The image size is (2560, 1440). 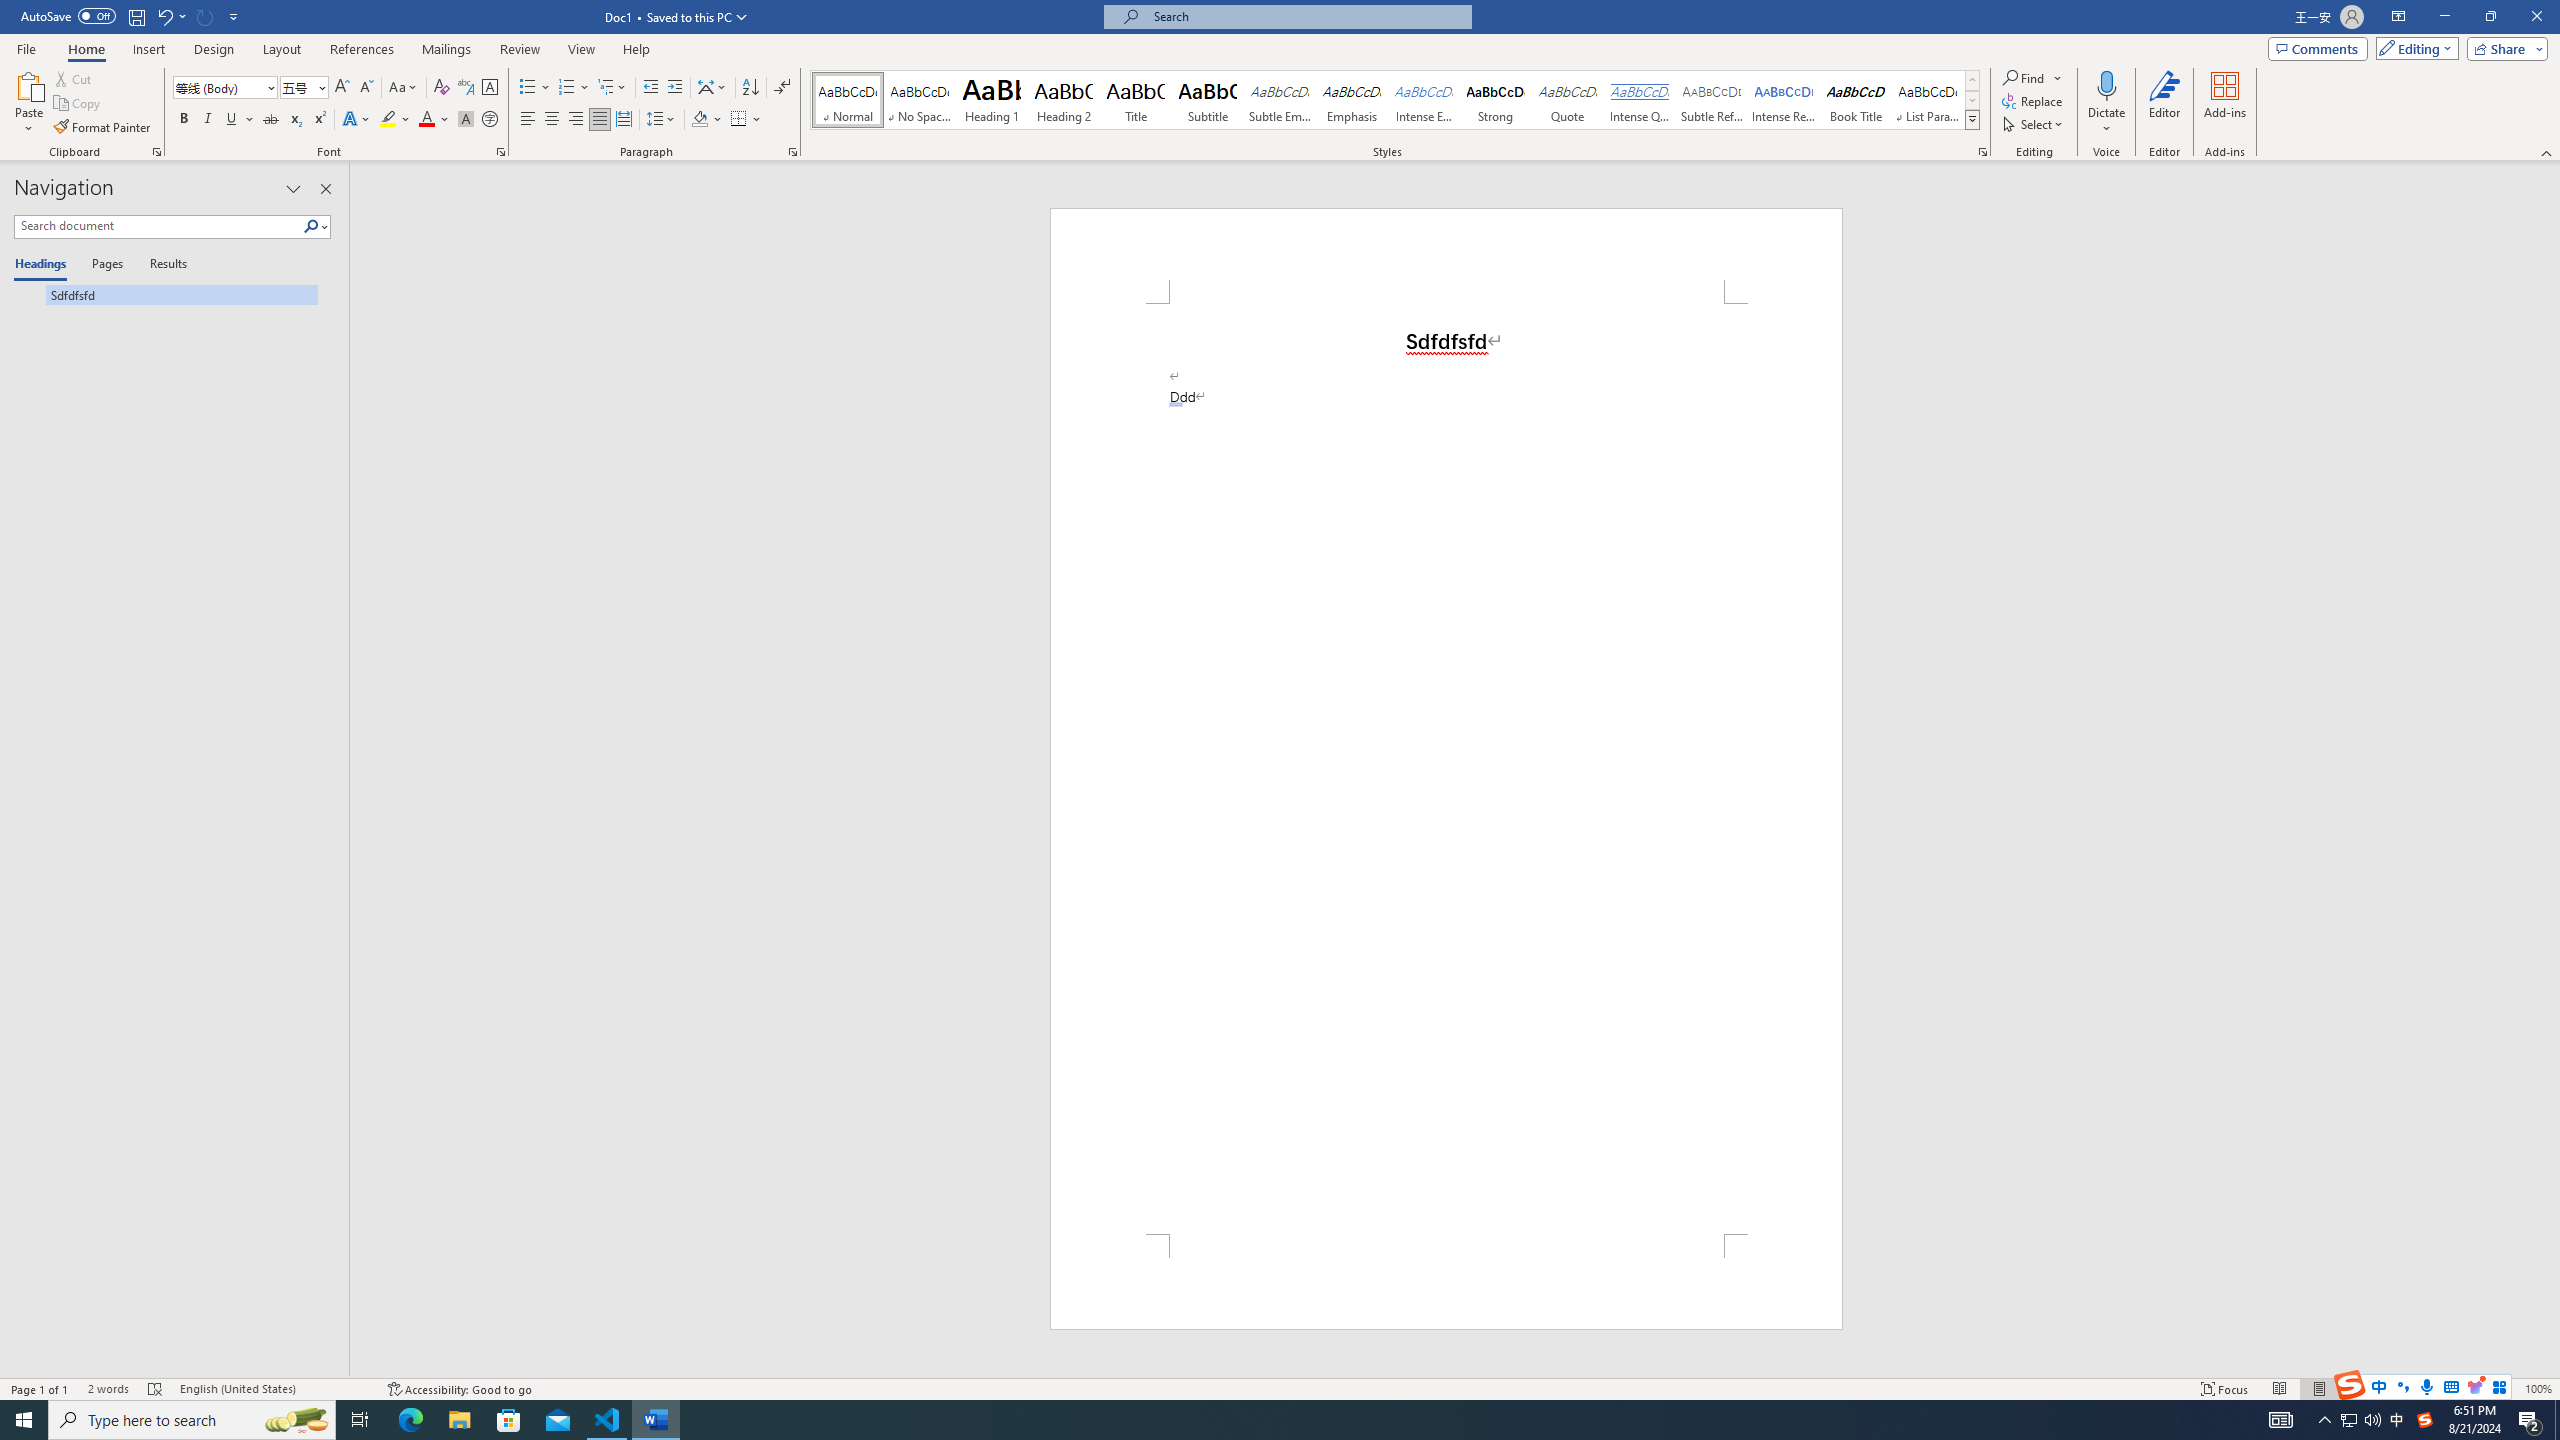 What do you see at coordinates (1972, 118) in the screenshot?
I see `'Styles'` at bounding box center [1972, 118].